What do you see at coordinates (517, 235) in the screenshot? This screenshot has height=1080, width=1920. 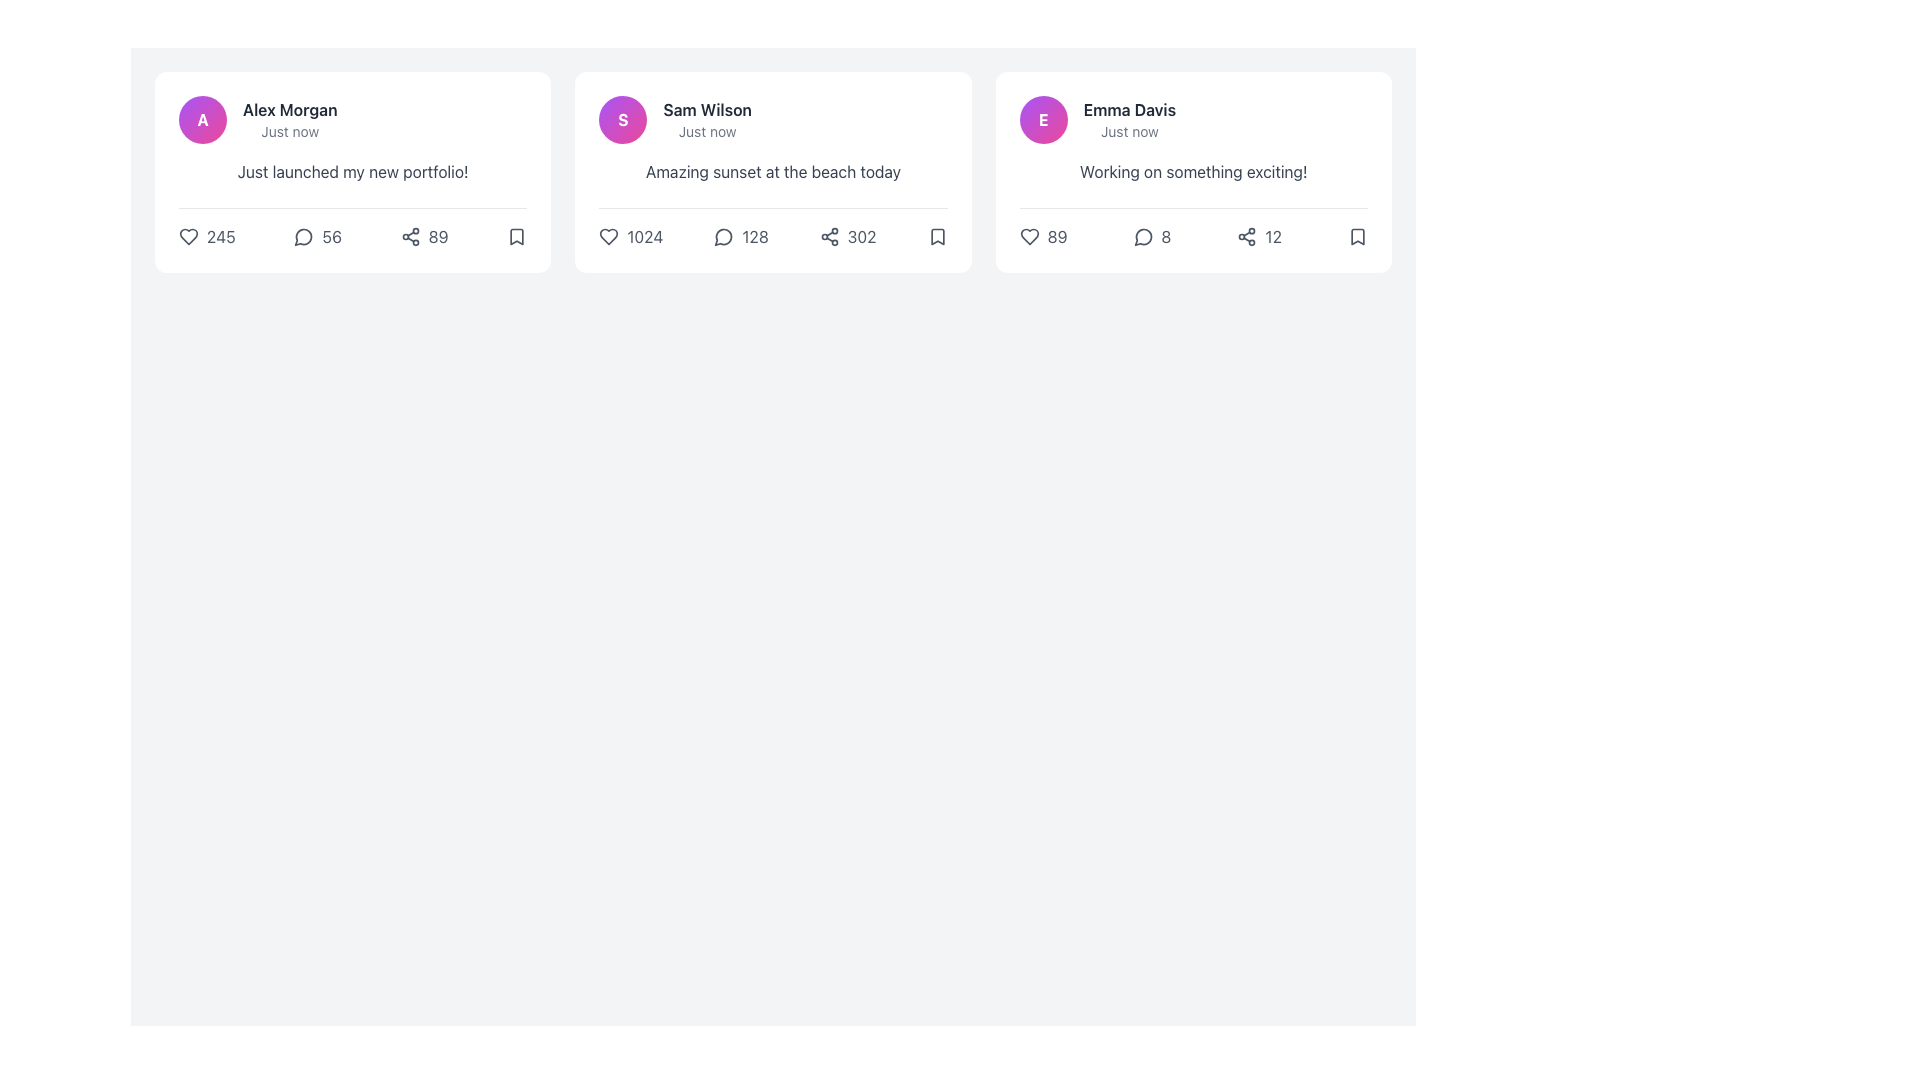 I see `the bookmark icon outlined in dark gray, located at the far-right end of the statistics bar under the card titled 'Alex Morgan', to change its color to yellow` at bounding box center [517, 235].